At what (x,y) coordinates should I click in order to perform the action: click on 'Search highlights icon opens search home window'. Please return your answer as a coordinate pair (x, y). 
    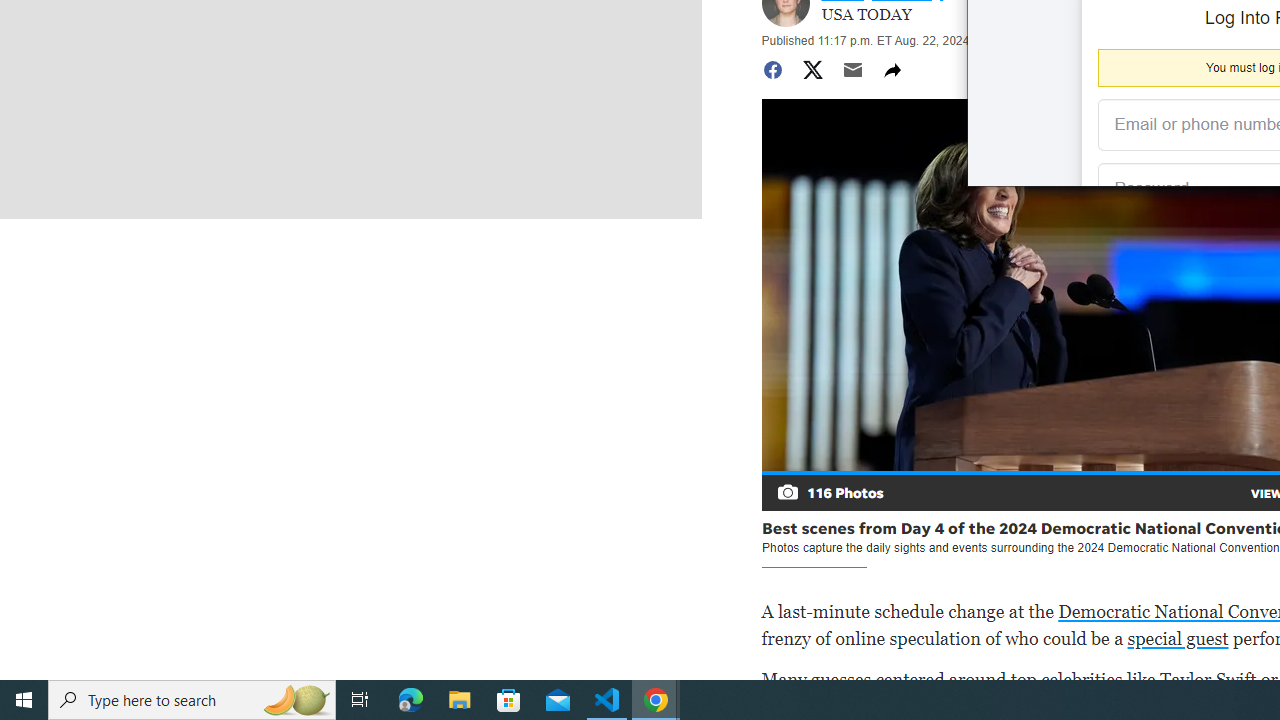
    Looking at the image, I should click on (294, 698).